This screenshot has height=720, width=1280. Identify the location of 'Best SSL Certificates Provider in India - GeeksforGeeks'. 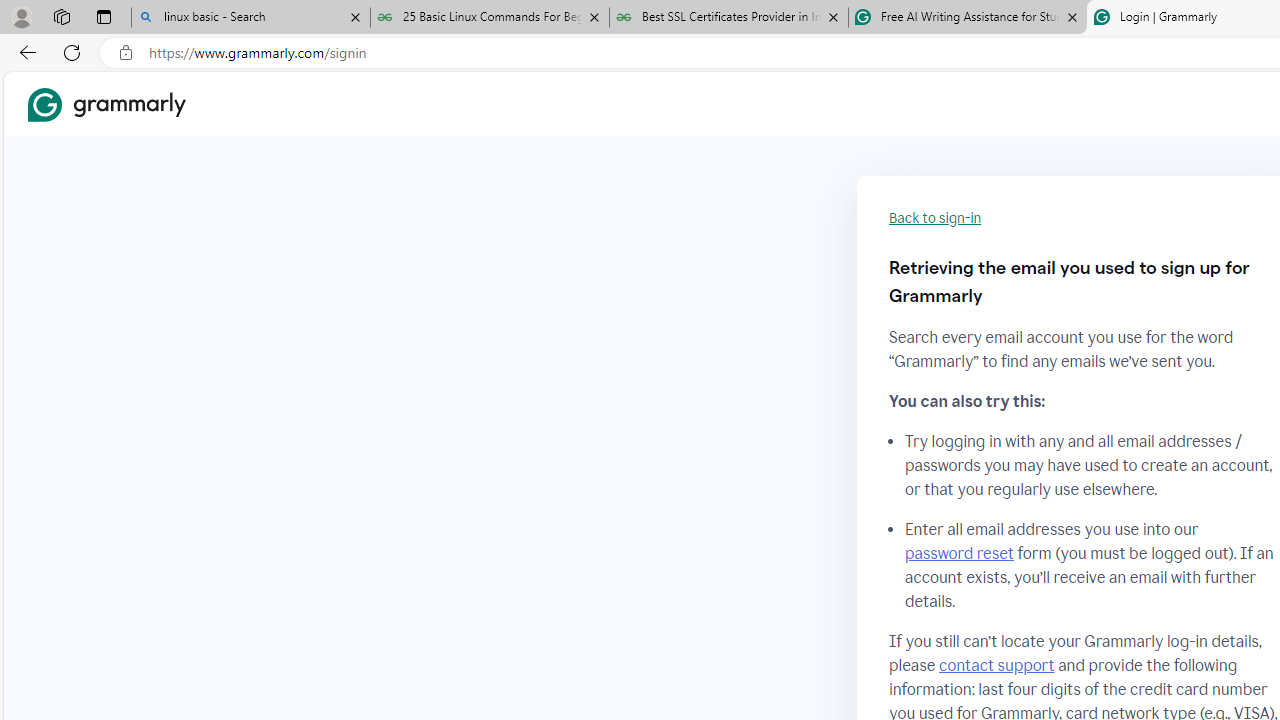
(728, 17).